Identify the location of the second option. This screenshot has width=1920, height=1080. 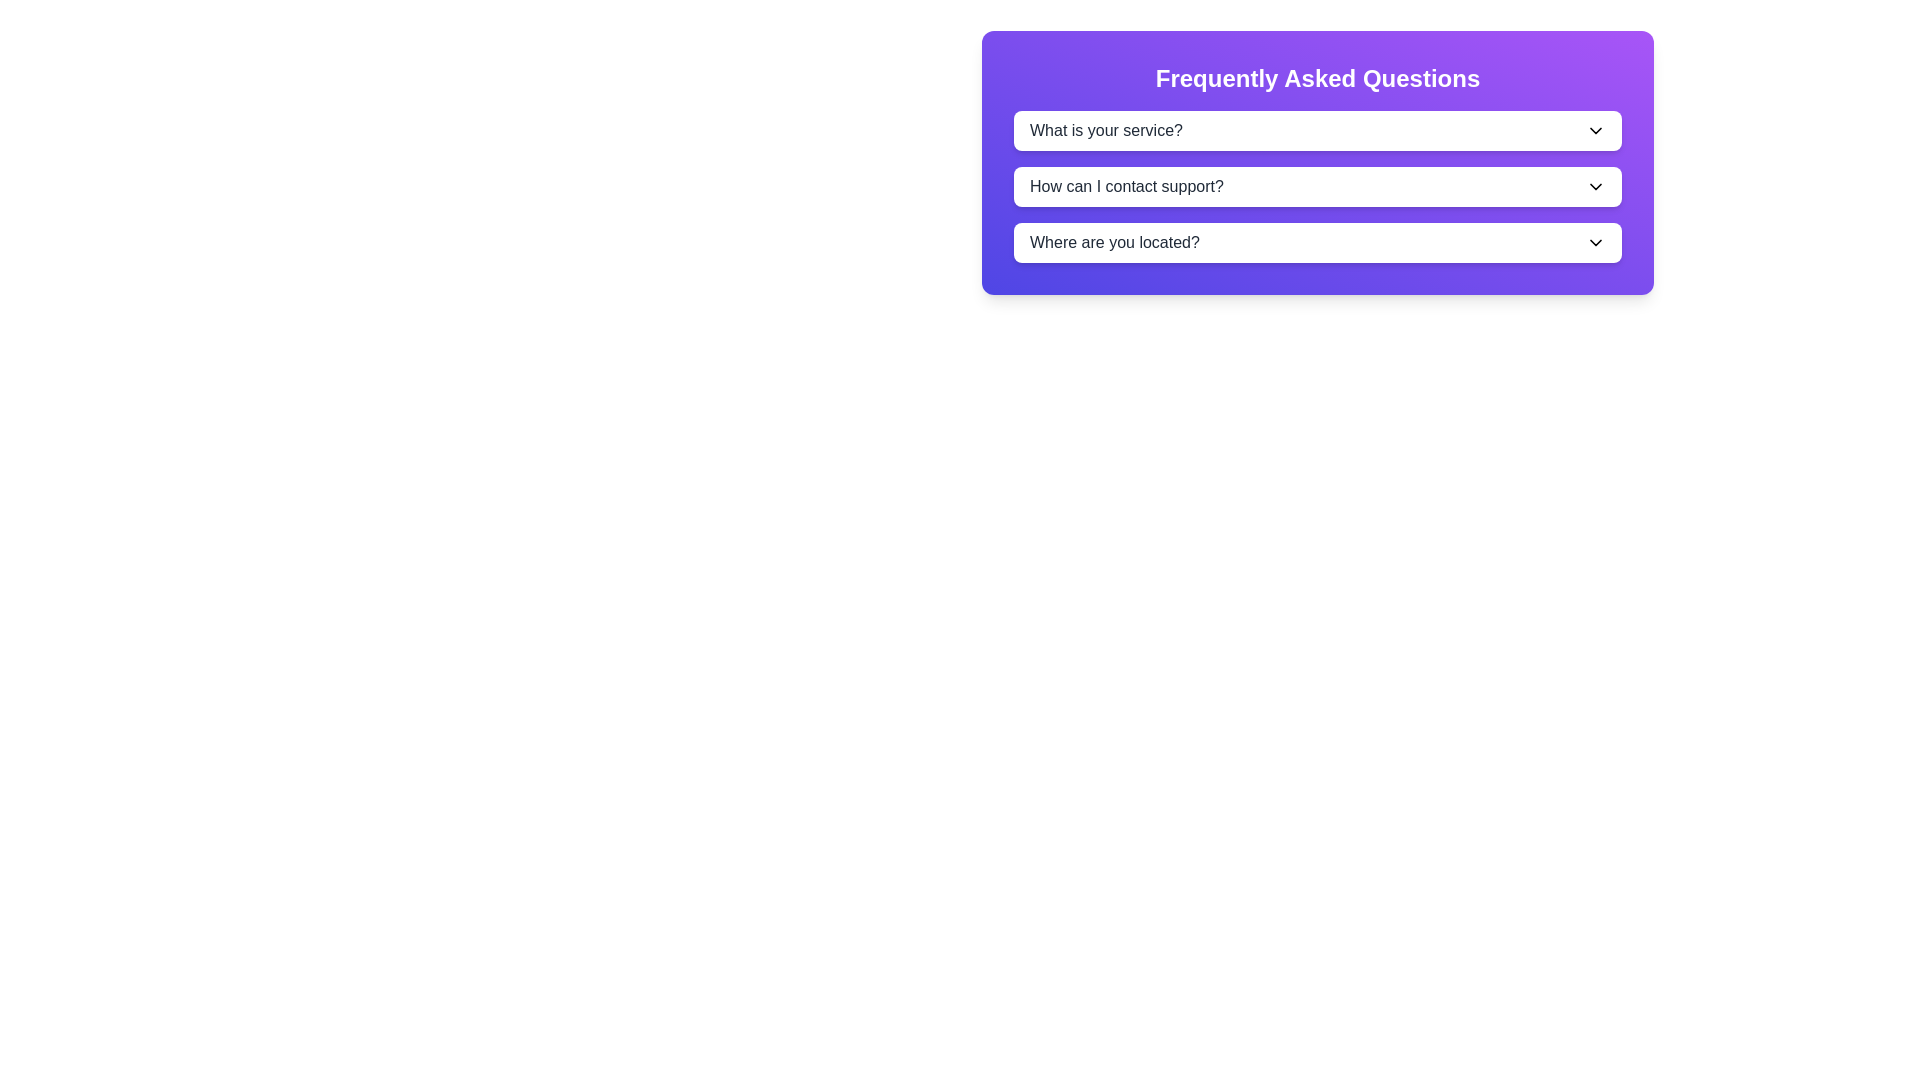
(1318, 186).